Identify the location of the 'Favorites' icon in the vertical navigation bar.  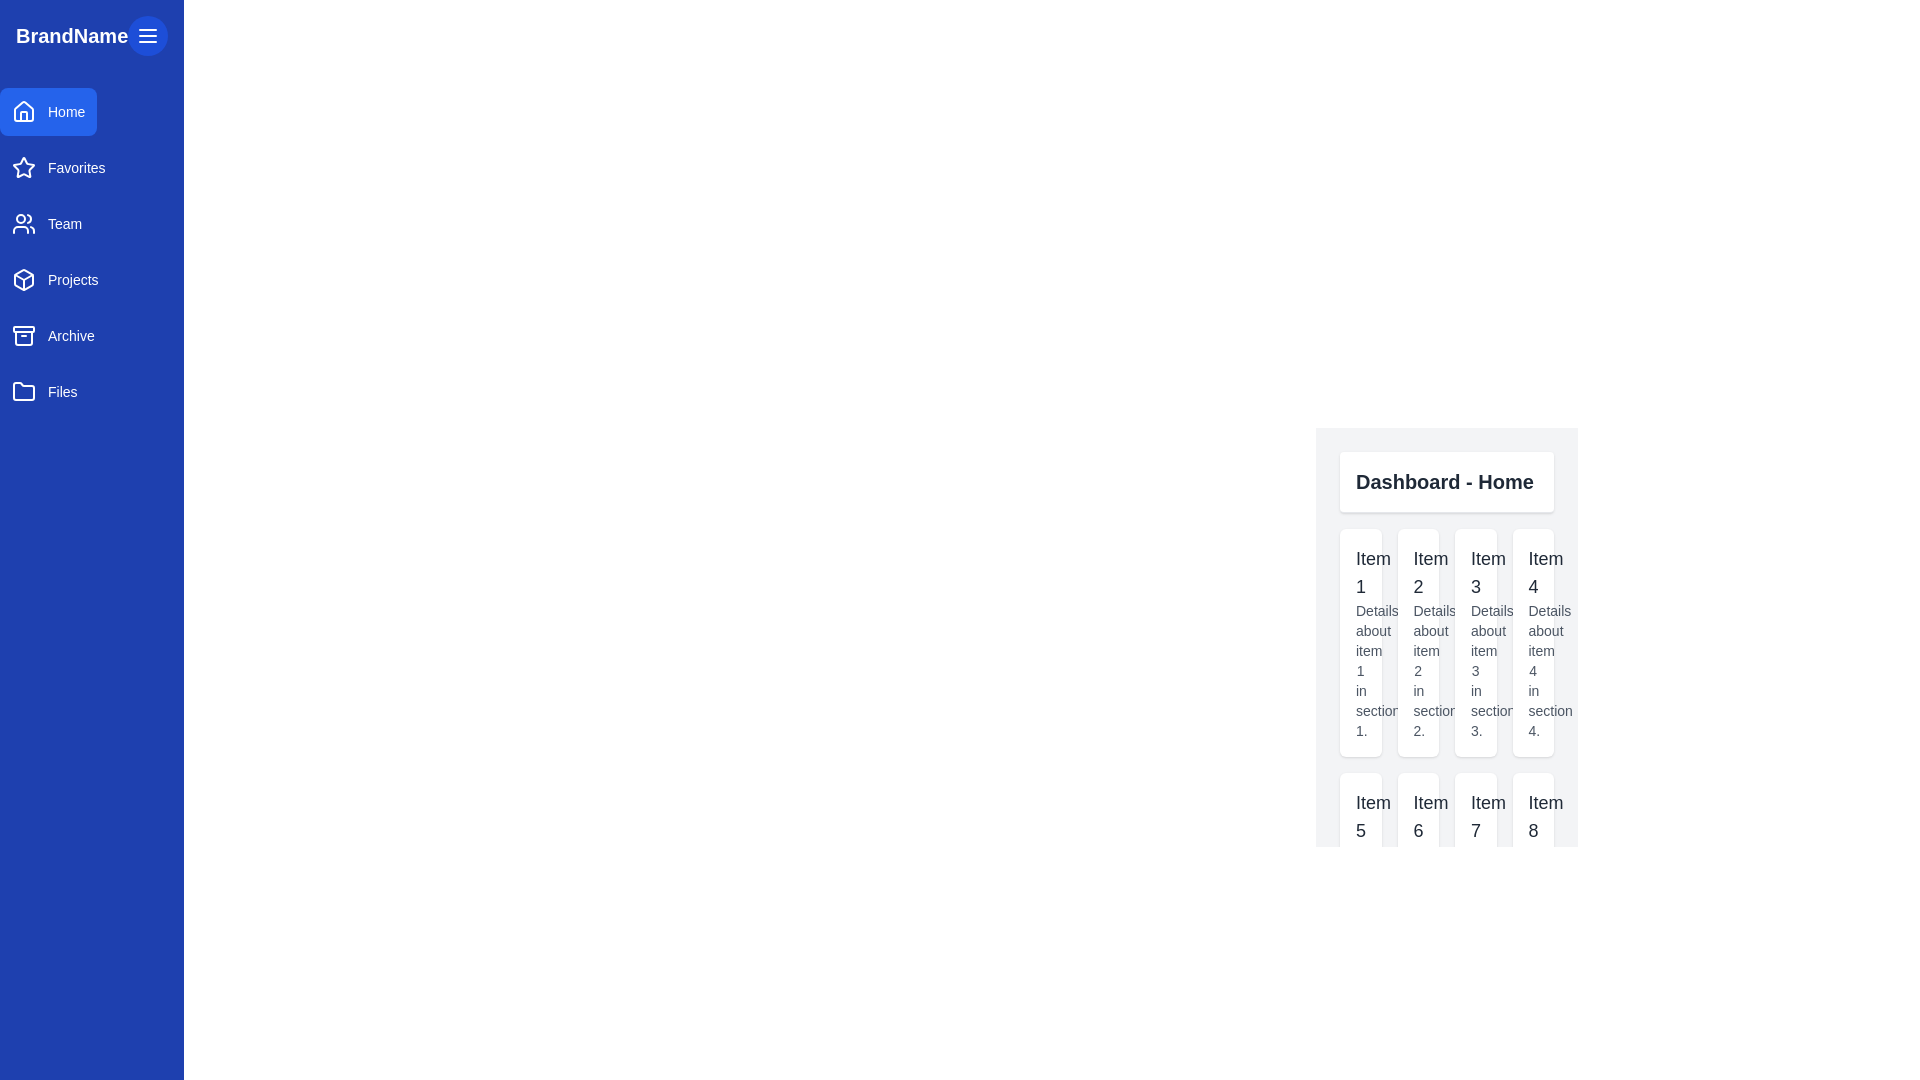
(24, 166).